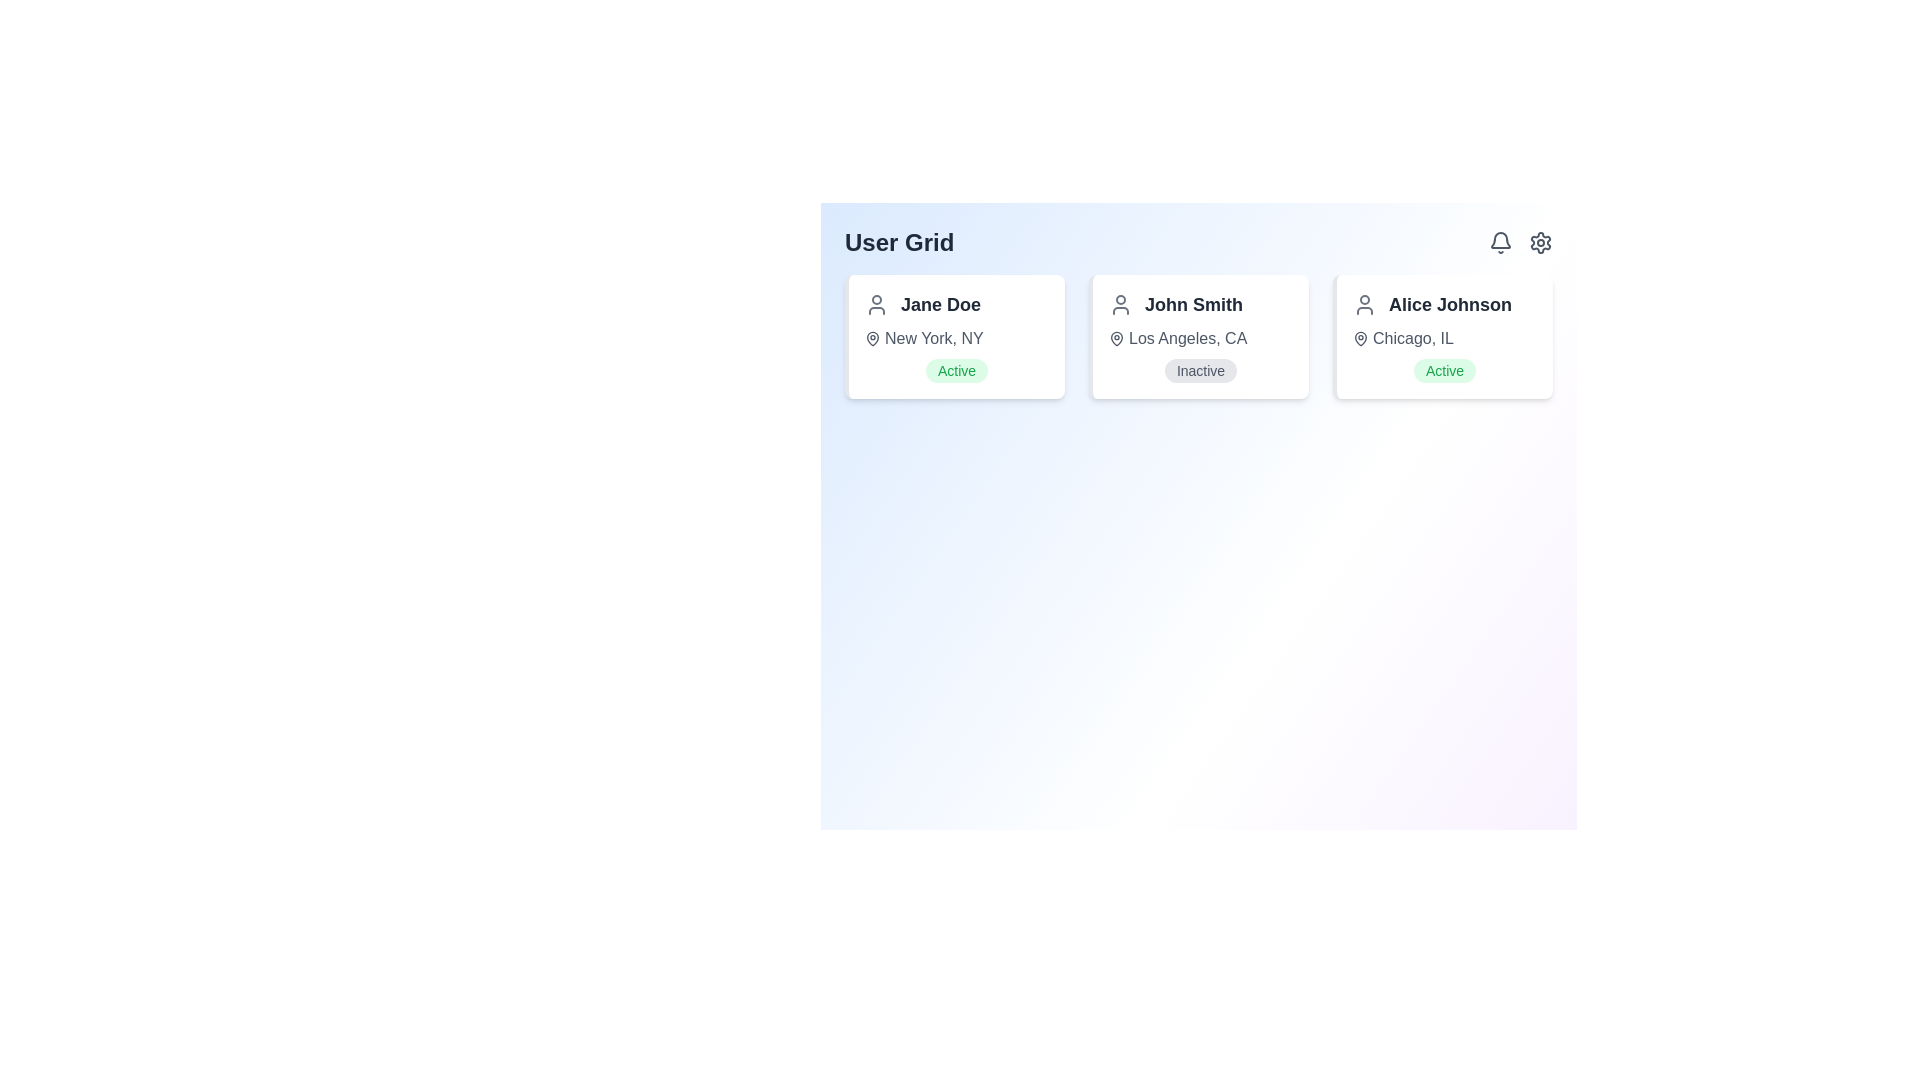 This screenshot has height=1080, width=1920. I want to click on the Status badge indicating 'inactive' for user 'John Smith' located within the user card in Los Angeles, CA, so click(1200, 370).